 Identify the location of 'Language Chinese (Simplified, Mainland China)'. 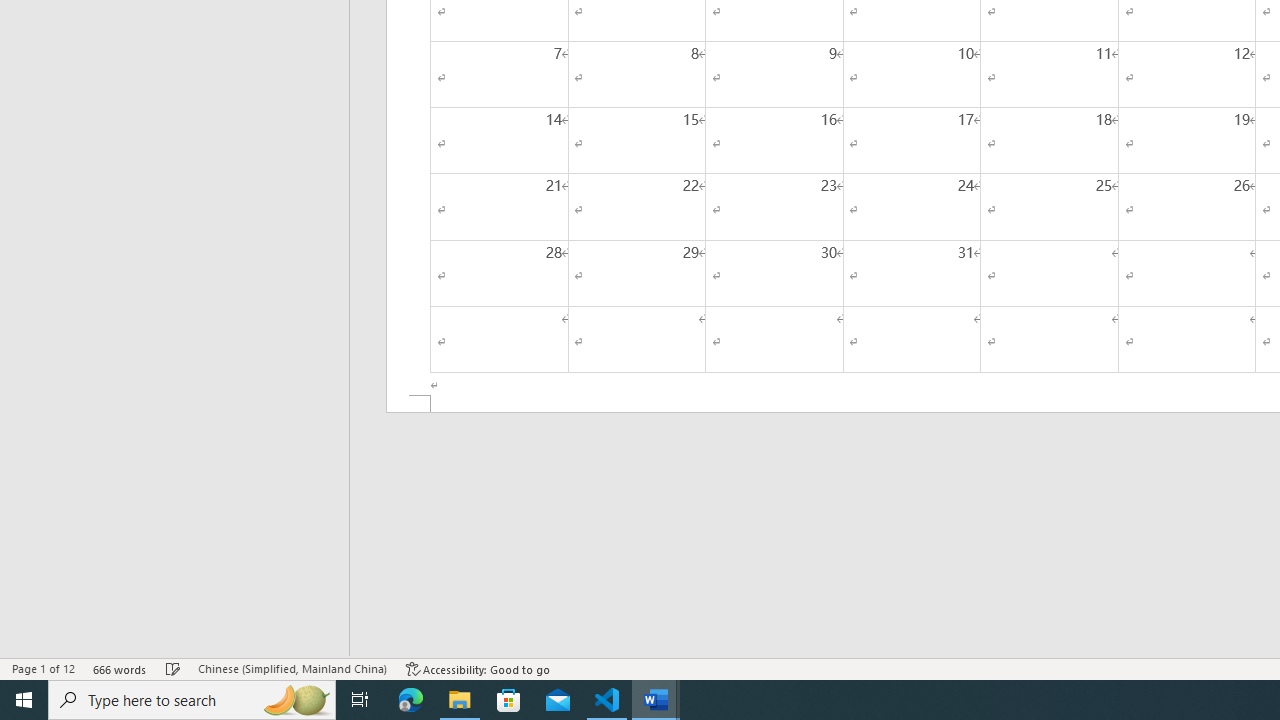
(291, 669).